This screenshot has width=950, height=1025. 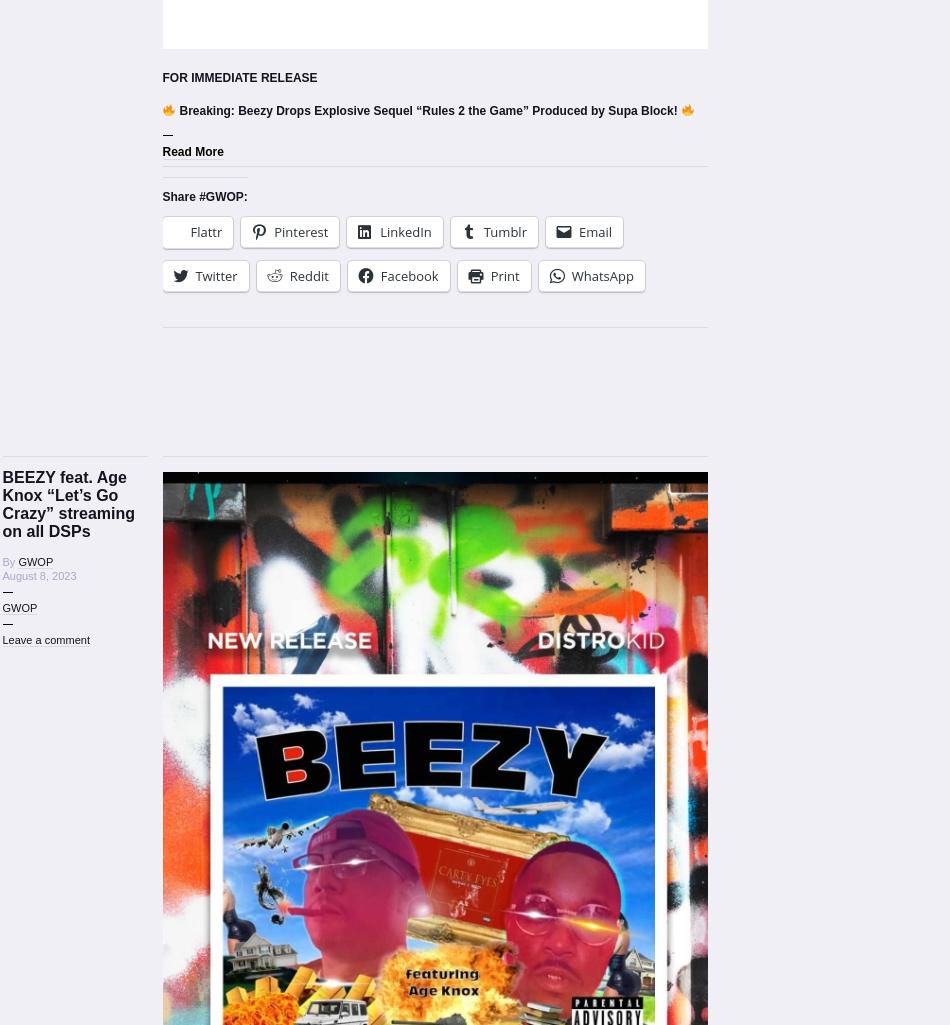 I want to click on 'Flattr', so click(x=190, y=231).